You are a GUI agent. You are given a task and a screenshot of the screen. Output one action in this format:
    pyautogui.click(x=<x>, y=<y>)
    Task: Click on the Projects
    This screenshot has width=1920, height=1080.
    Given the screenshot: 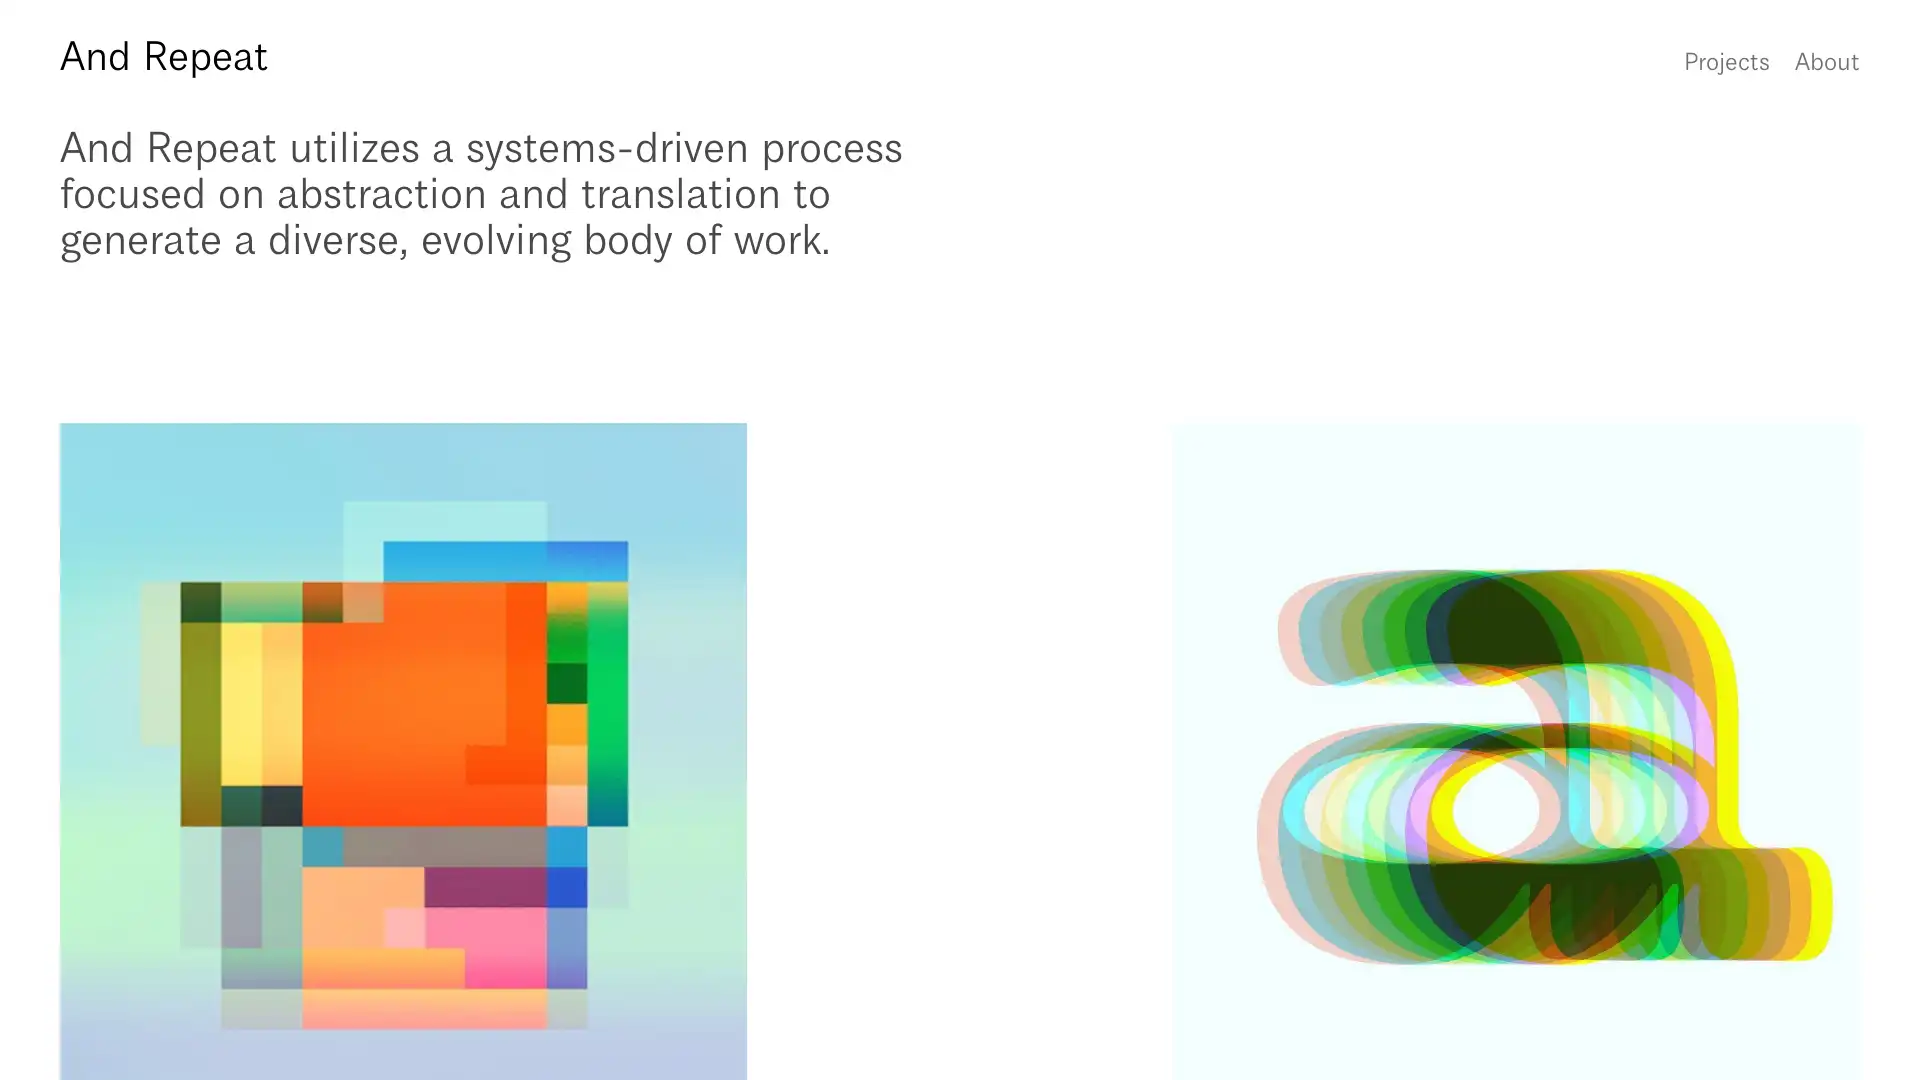 What is the action you would take?
    pyautogui.click(x=1726, y=59)
    